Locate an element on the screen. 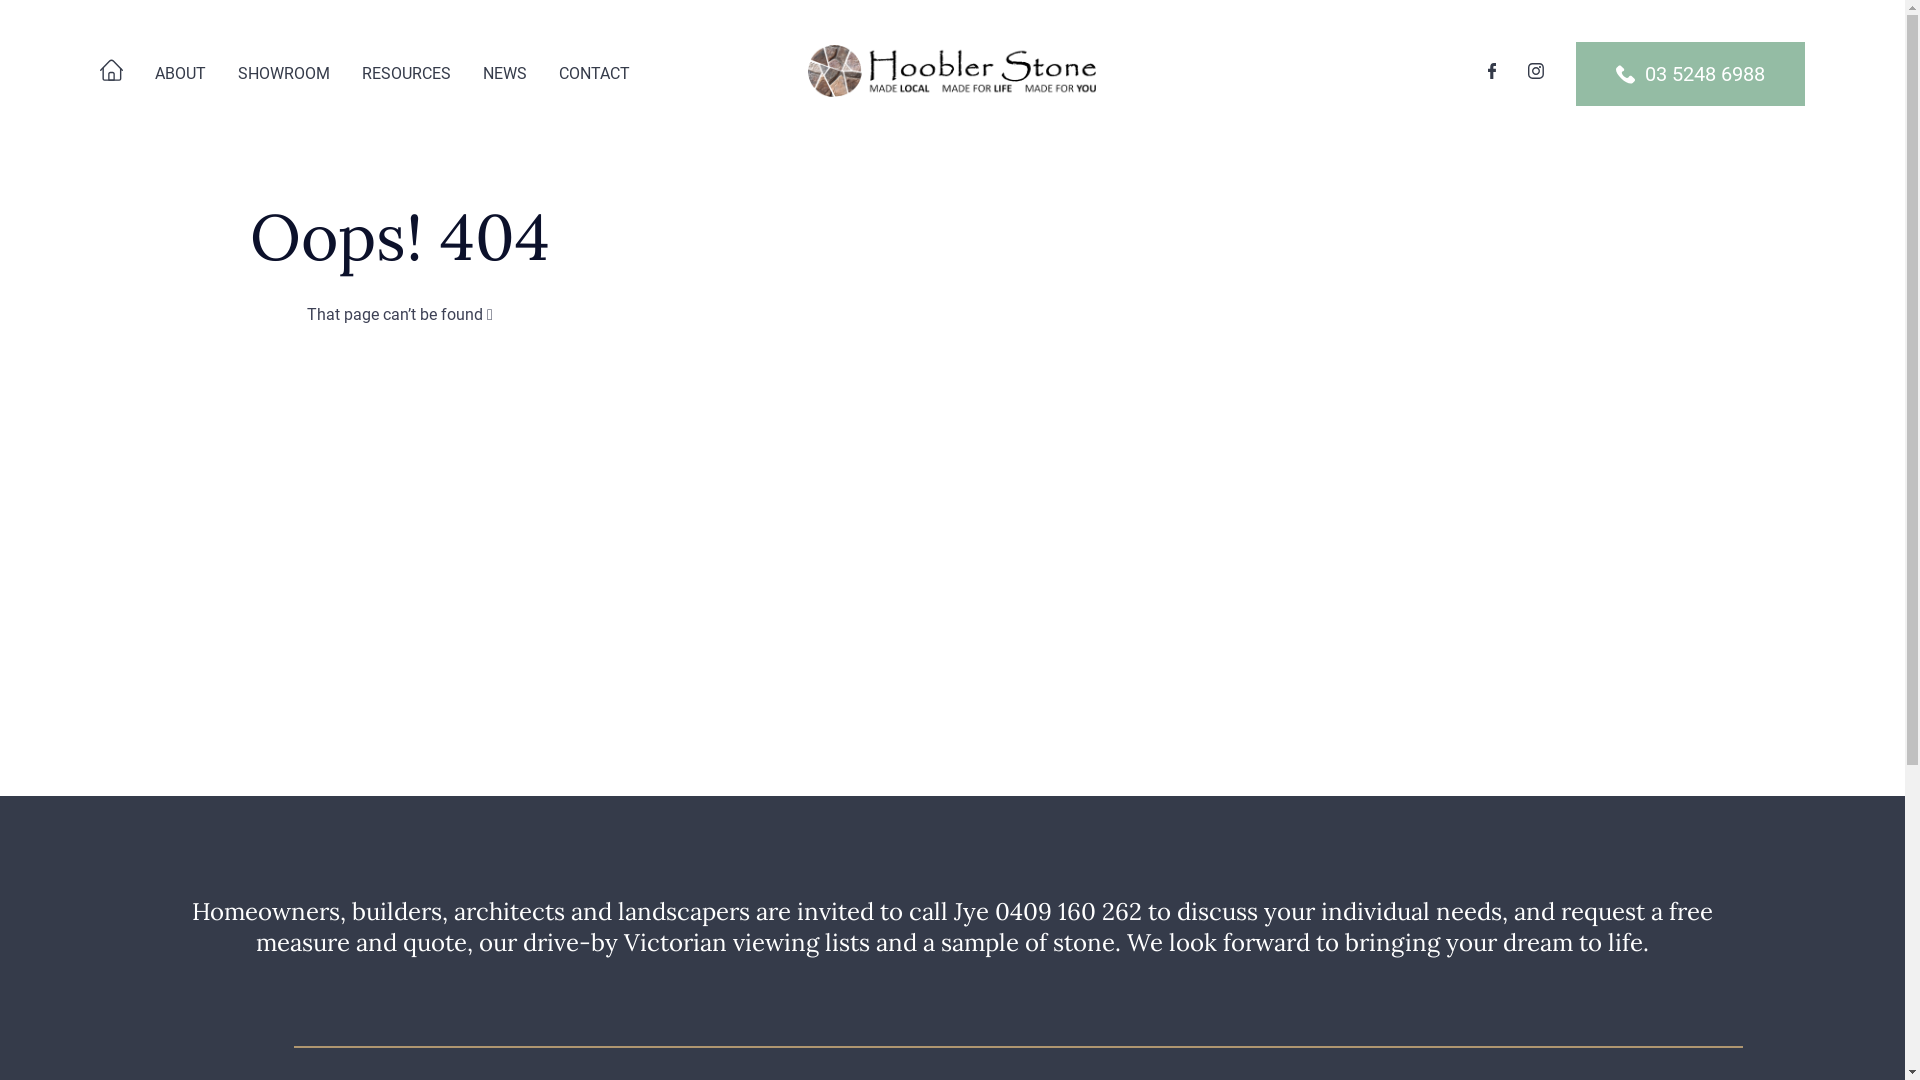  '03 5248 6988' is located at coordinates (1689, 72).